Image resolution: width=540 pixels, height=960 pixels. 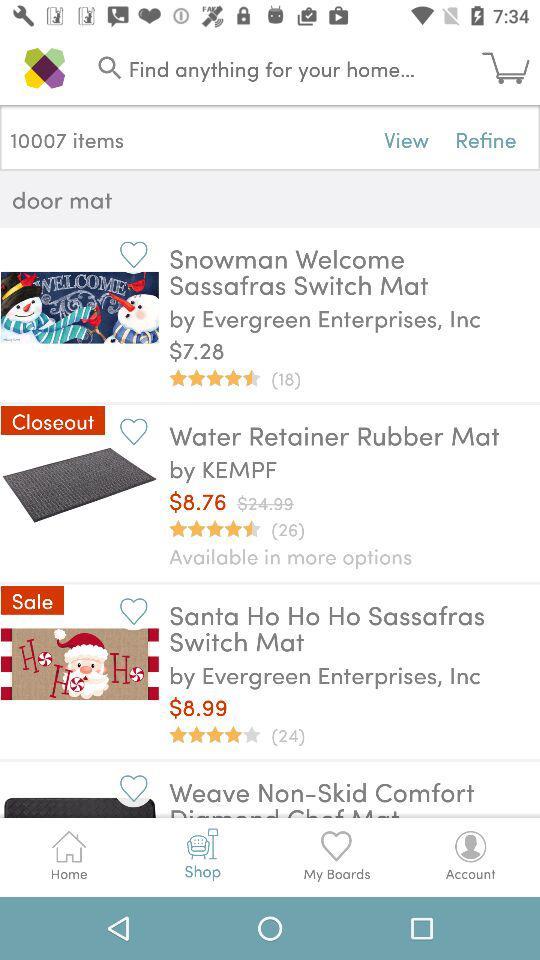 I want to click on view, so click(x=405, y=138).